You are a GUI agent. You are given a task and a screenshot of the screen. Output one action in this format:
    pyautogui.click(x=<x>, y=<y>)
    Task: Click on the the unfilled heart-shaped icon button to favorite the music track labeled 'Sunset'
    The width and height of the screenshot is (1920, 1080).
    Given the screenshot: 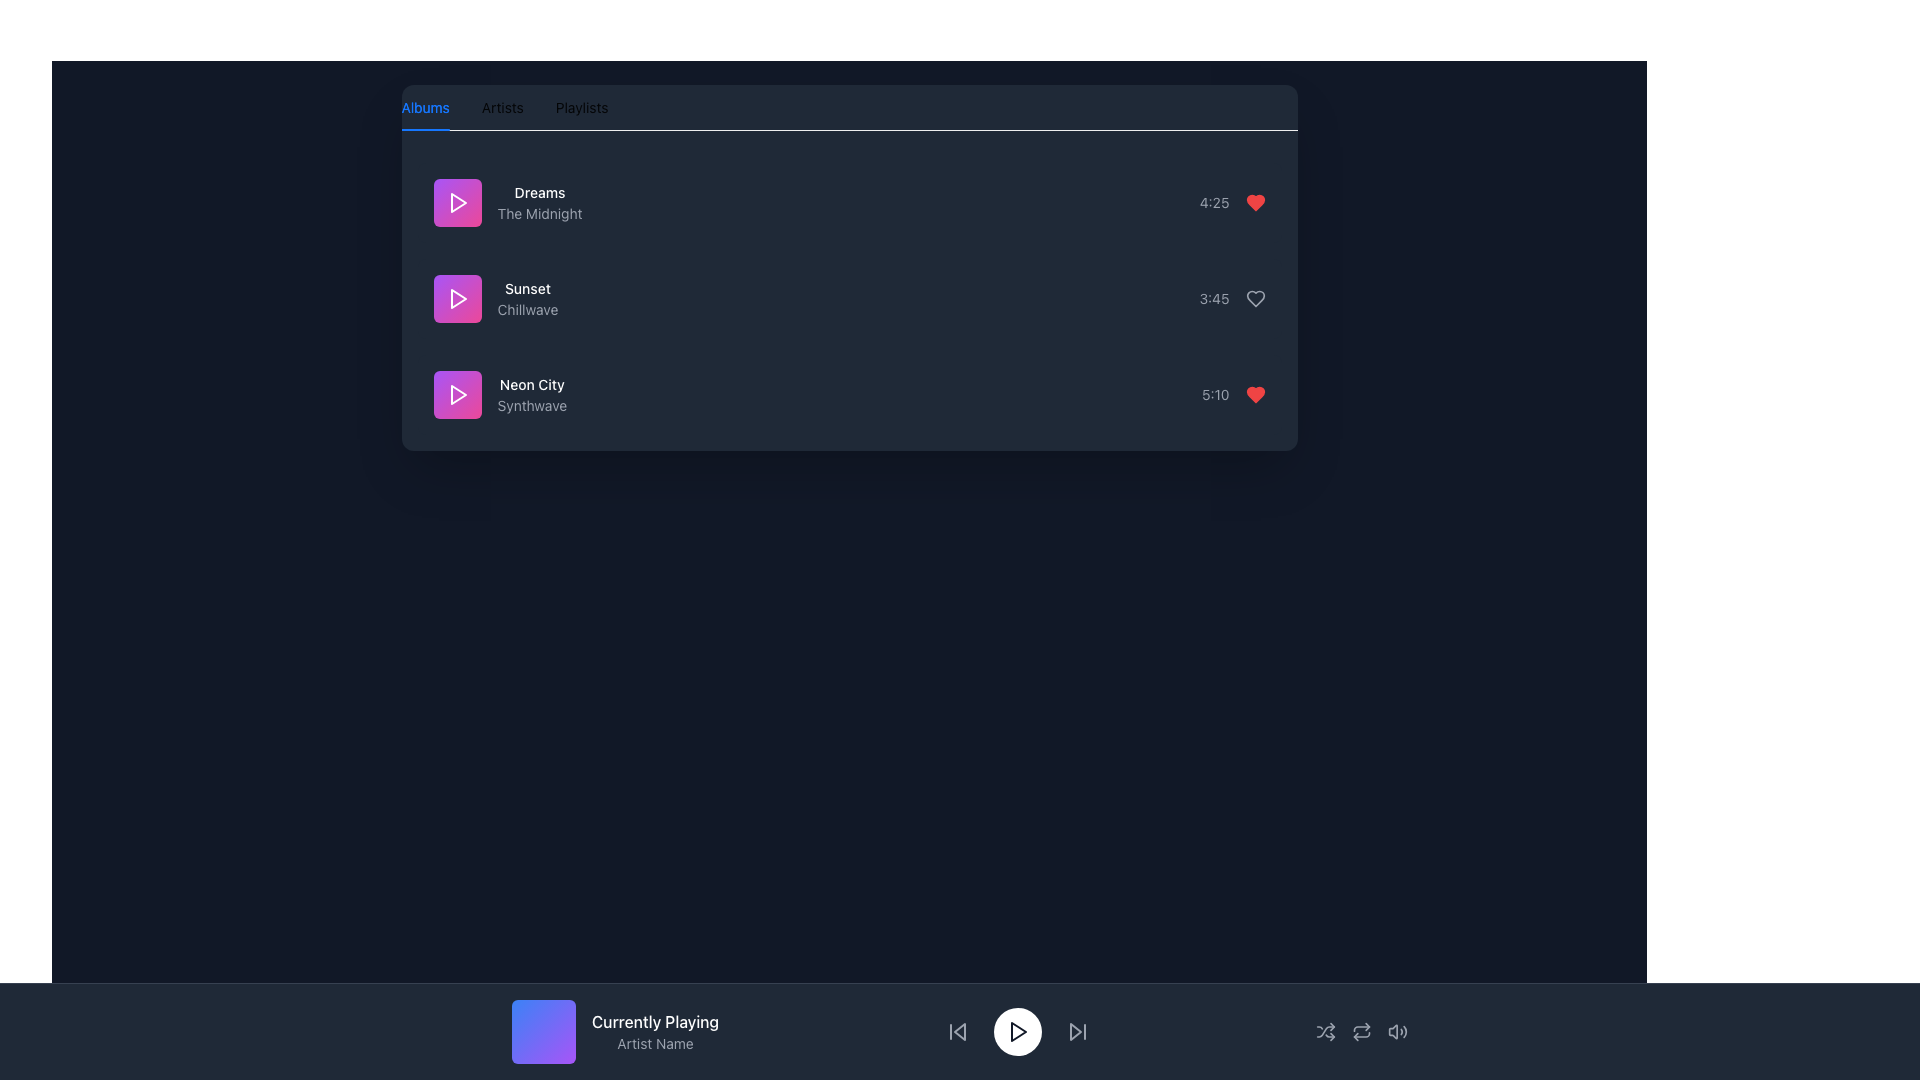 What is the action you would take?
    pyautogui.click(x=1254, y=299)
    